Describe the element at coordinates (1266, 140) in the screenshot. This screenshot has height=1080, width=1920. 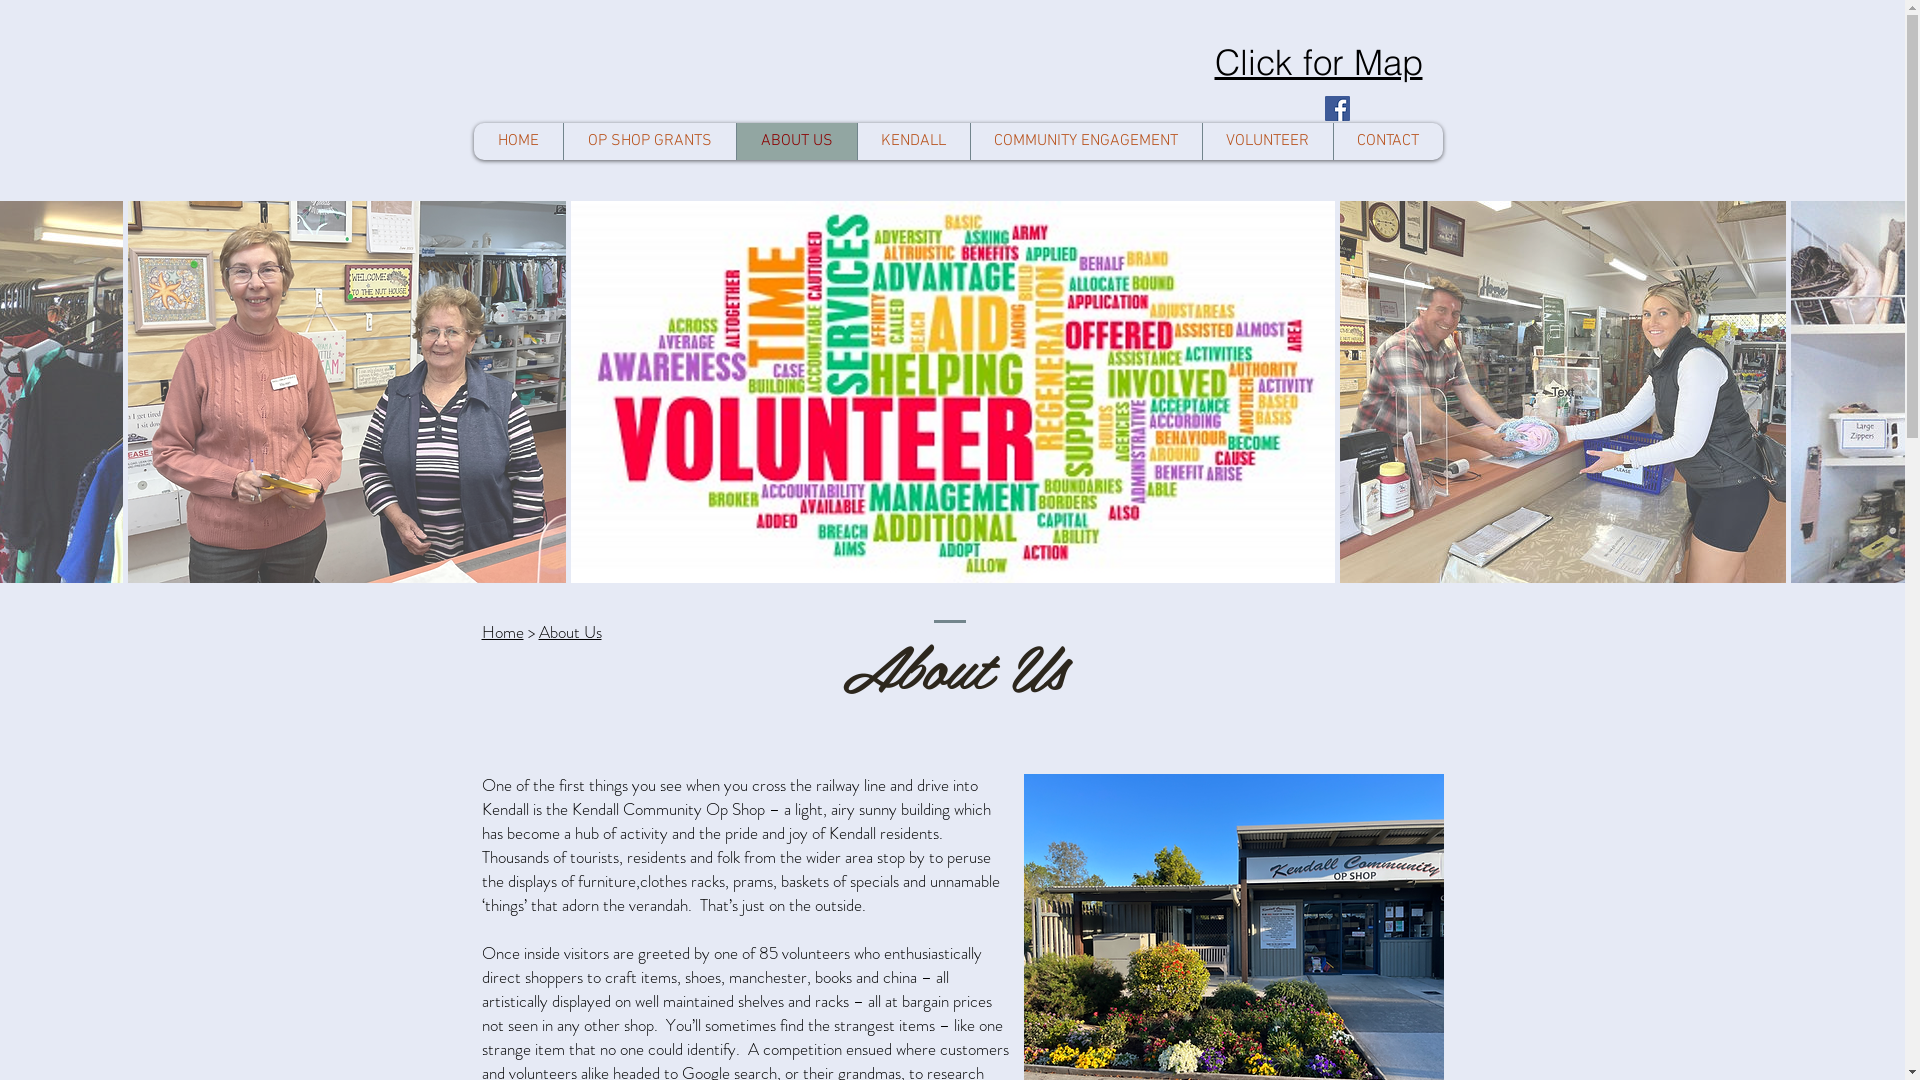
I see `'VOLUNTEER'` at that location.